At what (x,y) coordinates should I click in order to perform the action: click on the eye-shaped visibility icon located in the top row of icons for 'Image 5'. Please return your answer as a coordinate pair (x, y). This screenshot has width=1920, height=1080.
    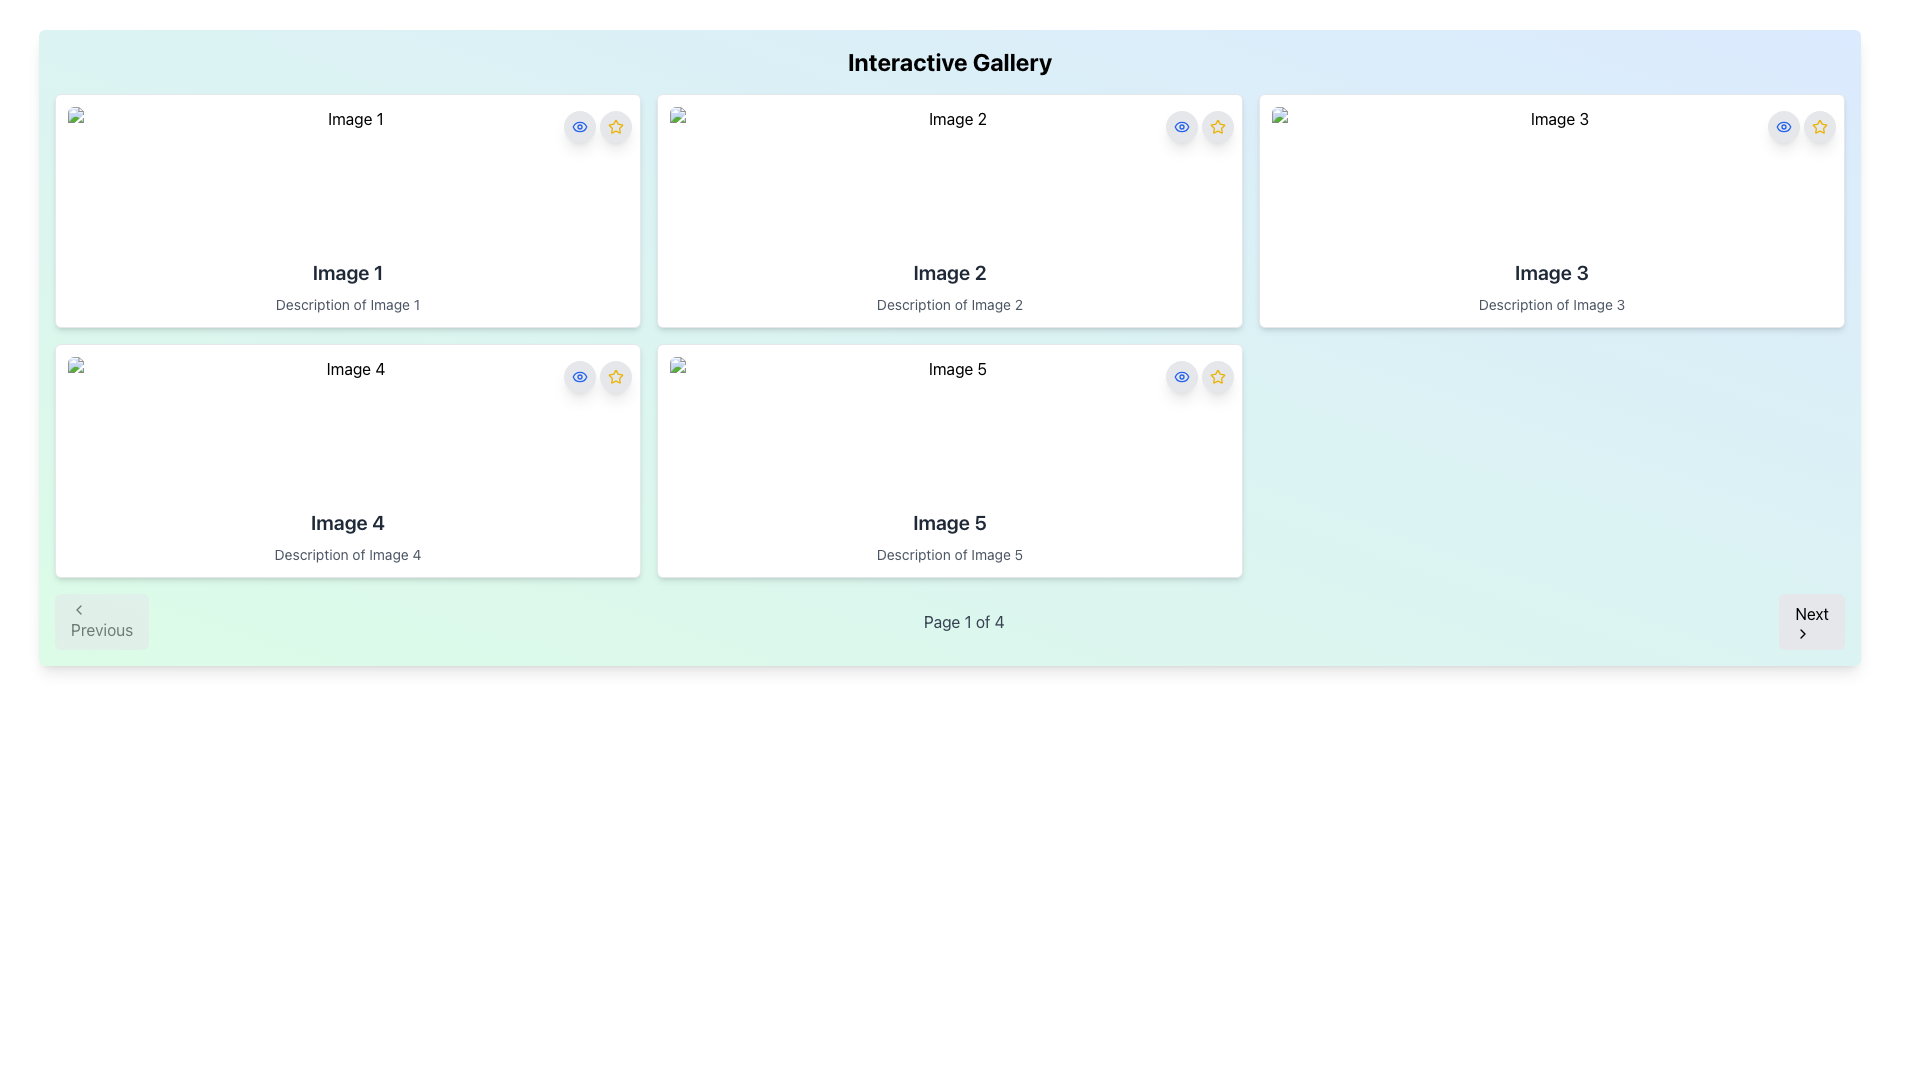
    Looking at the image, I should click on (1181, 127).